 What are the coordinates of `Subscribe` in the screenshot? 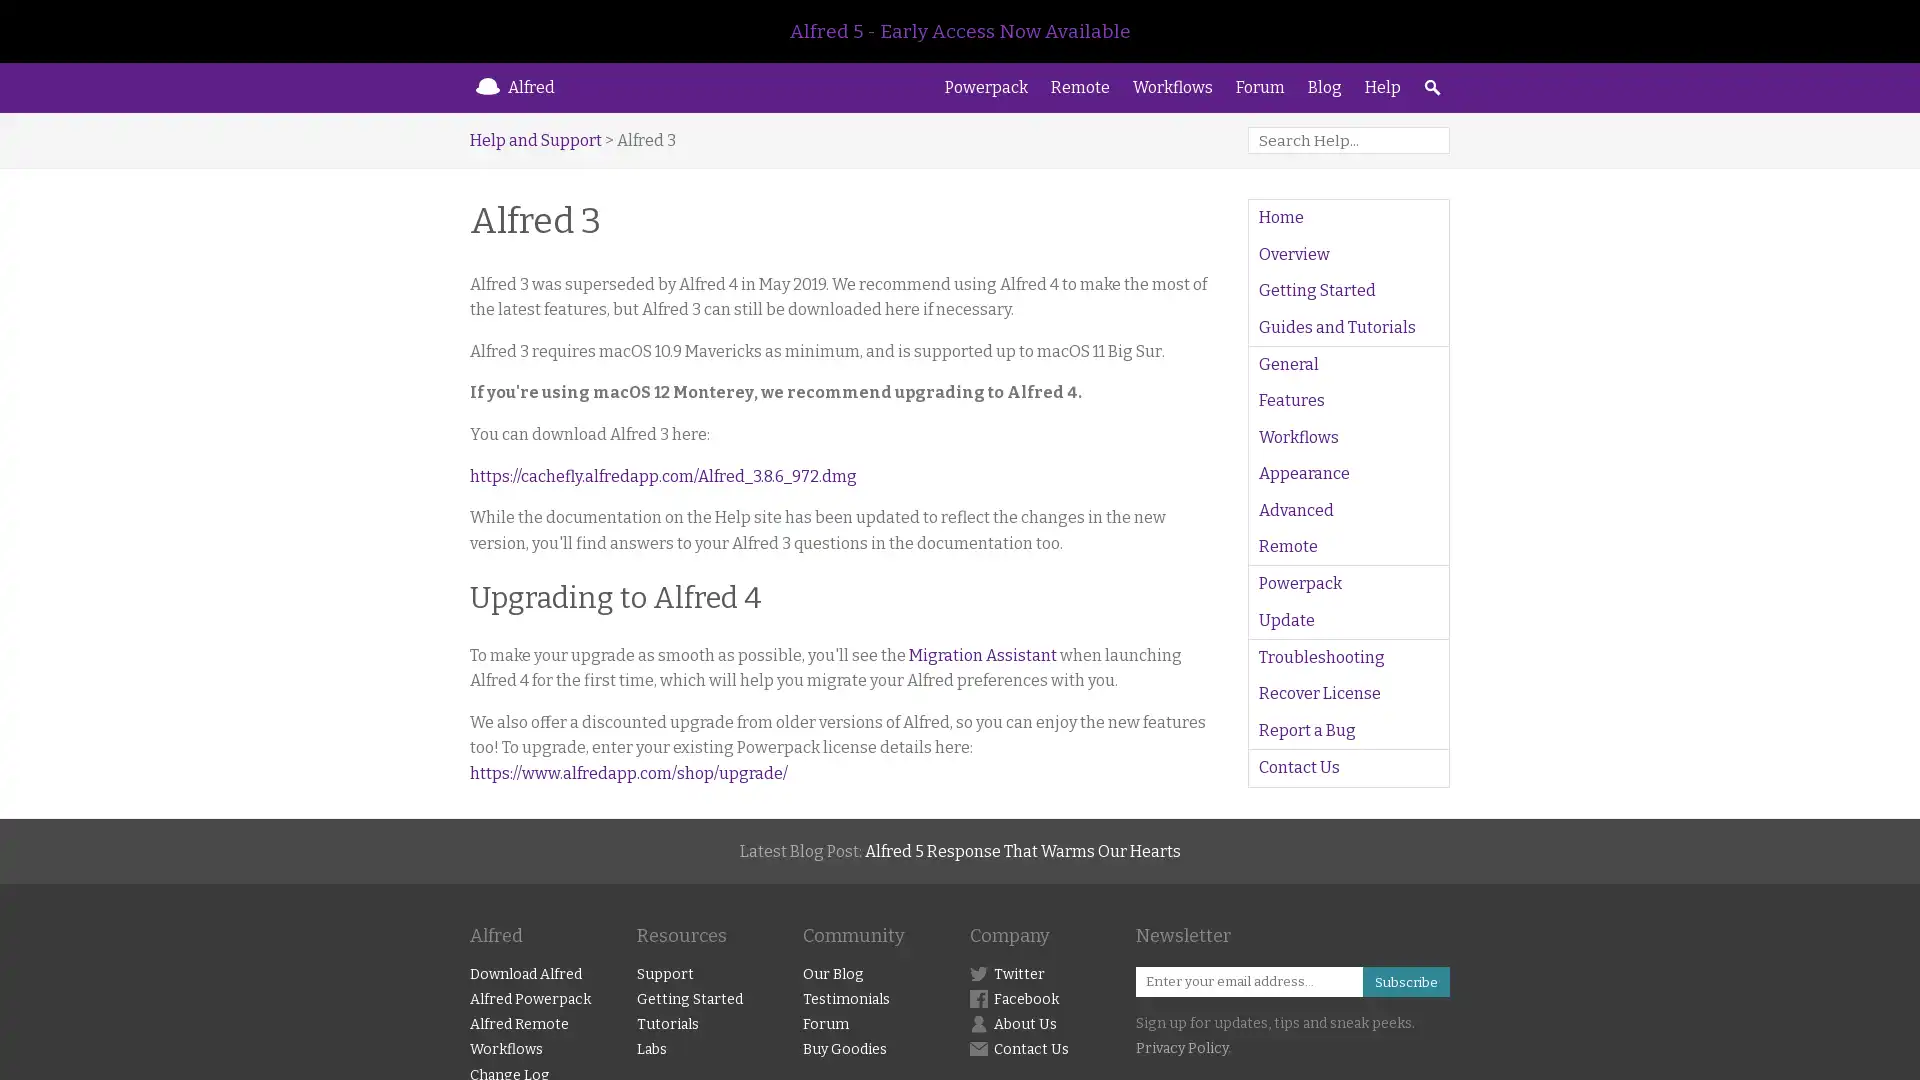 It's located at (1404, 979).